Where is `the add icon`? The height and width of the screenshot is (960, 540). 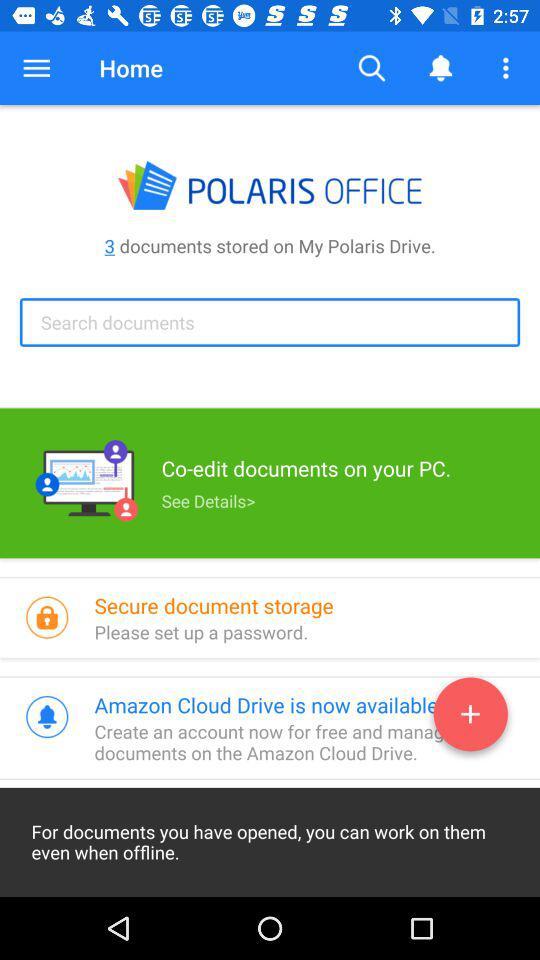 the add icon is located at coordinates (470, 718).